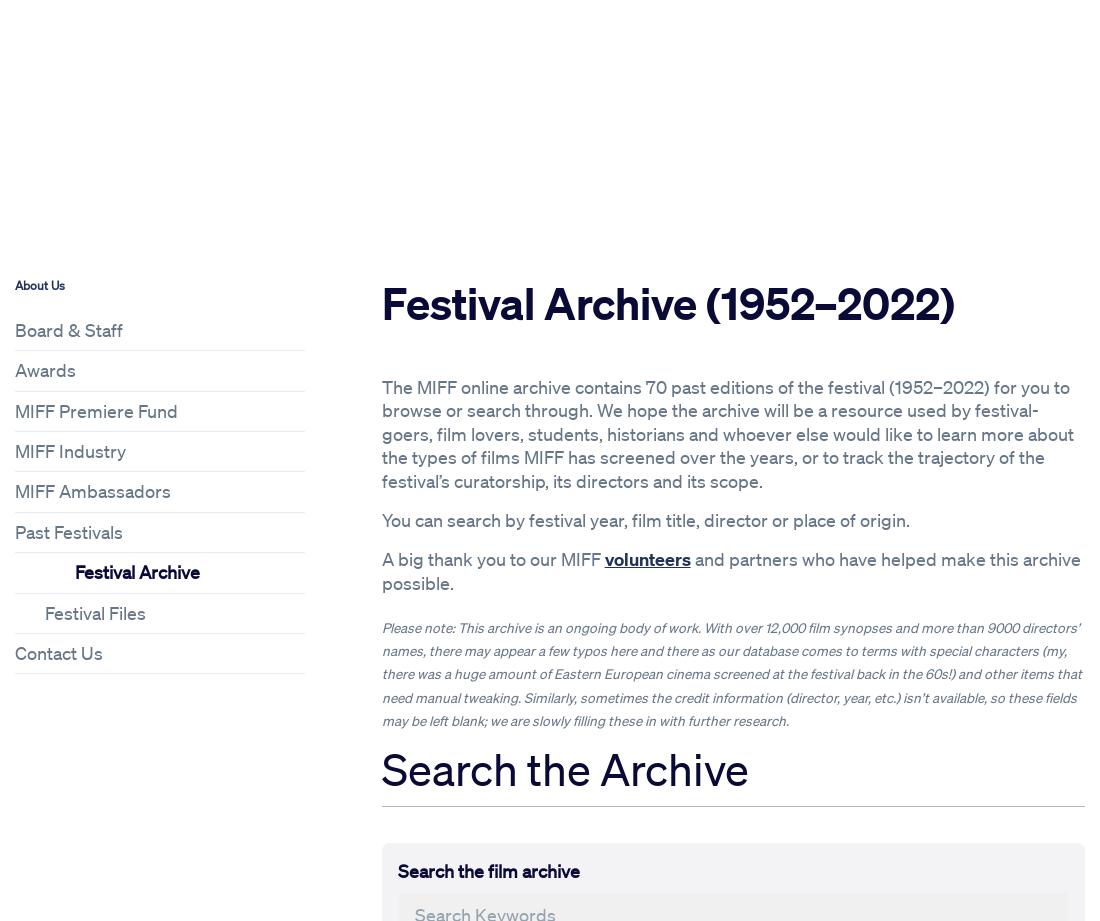 Image resolution: width=1100 pixels, height=921 pixels. I want to click on 'About Us', so click(39, 284).